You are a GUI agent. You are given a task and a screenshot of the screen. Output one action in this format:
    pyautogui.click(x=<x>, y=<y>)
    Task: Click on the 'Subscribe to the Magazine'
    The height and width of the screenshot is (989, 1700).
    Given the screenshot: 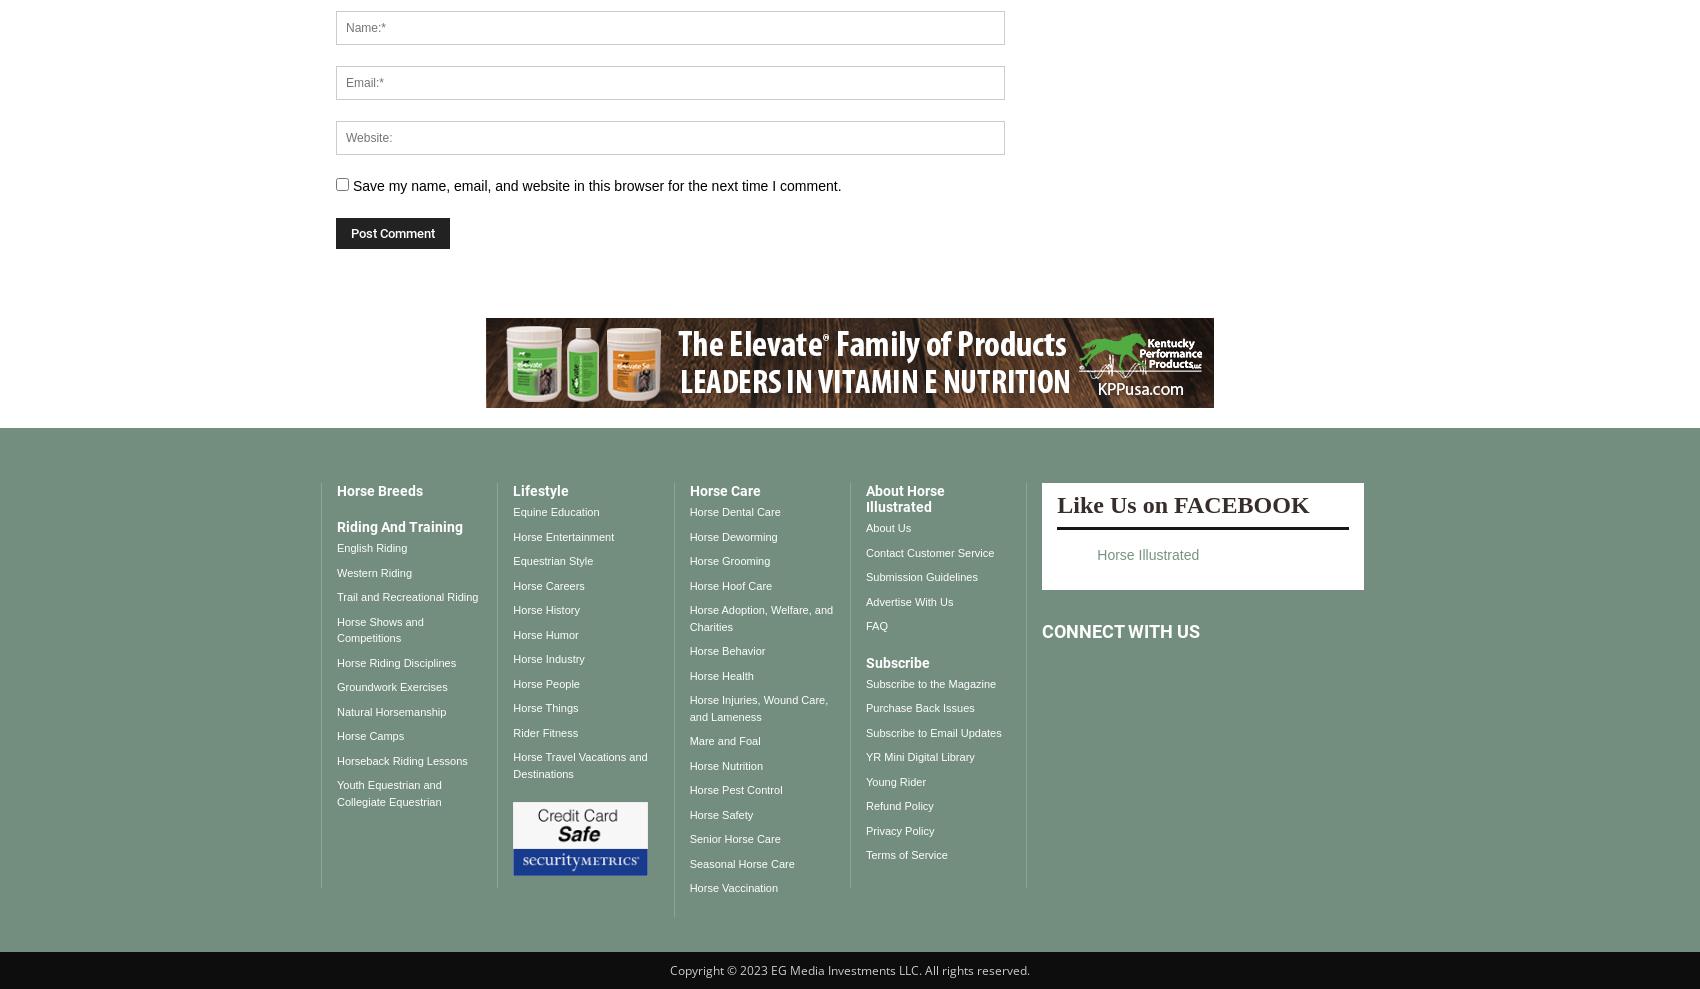 What is the action you would take?
    pyautogui.click(x=864, y=682)
    